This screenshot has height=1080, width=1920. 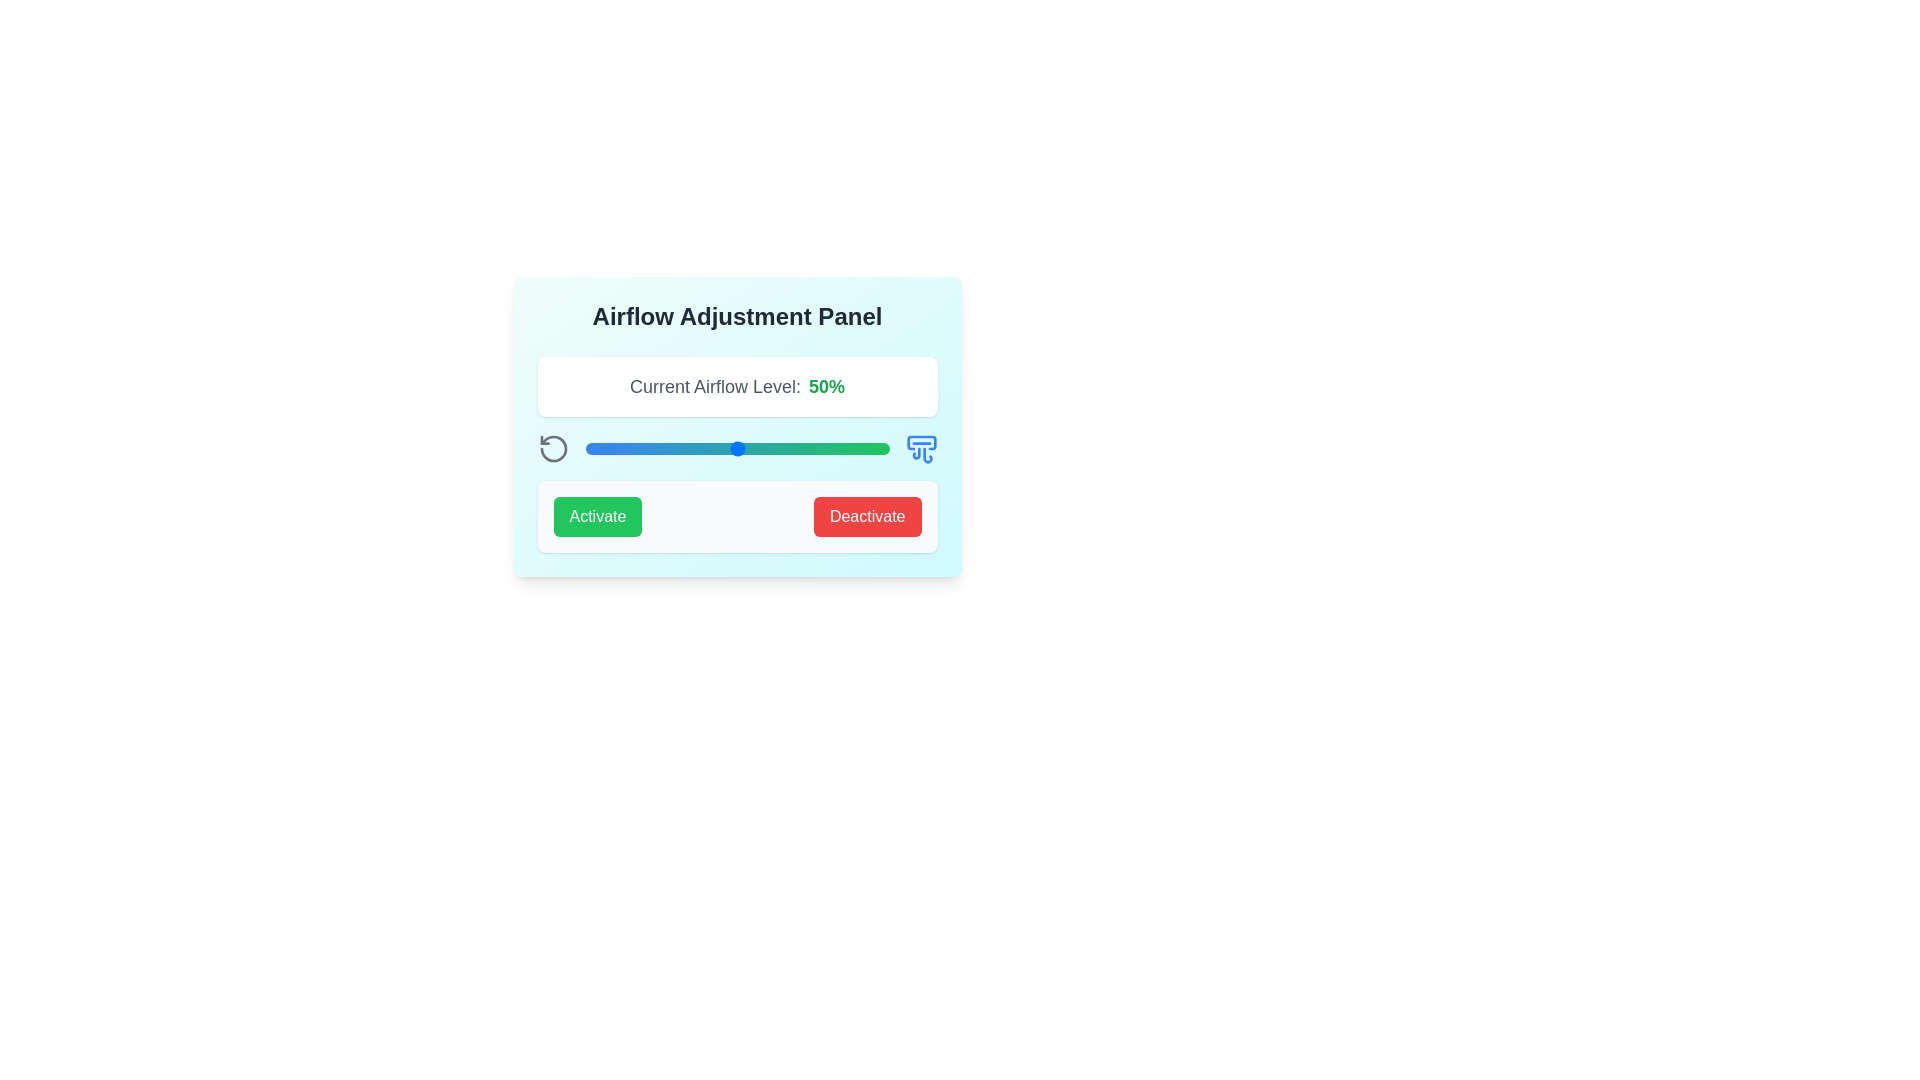 What do you see at coordinates (867, 515) in the screenshot?
I see `'Deactivate' button to disable airflow` at bounding box center [867, 515].